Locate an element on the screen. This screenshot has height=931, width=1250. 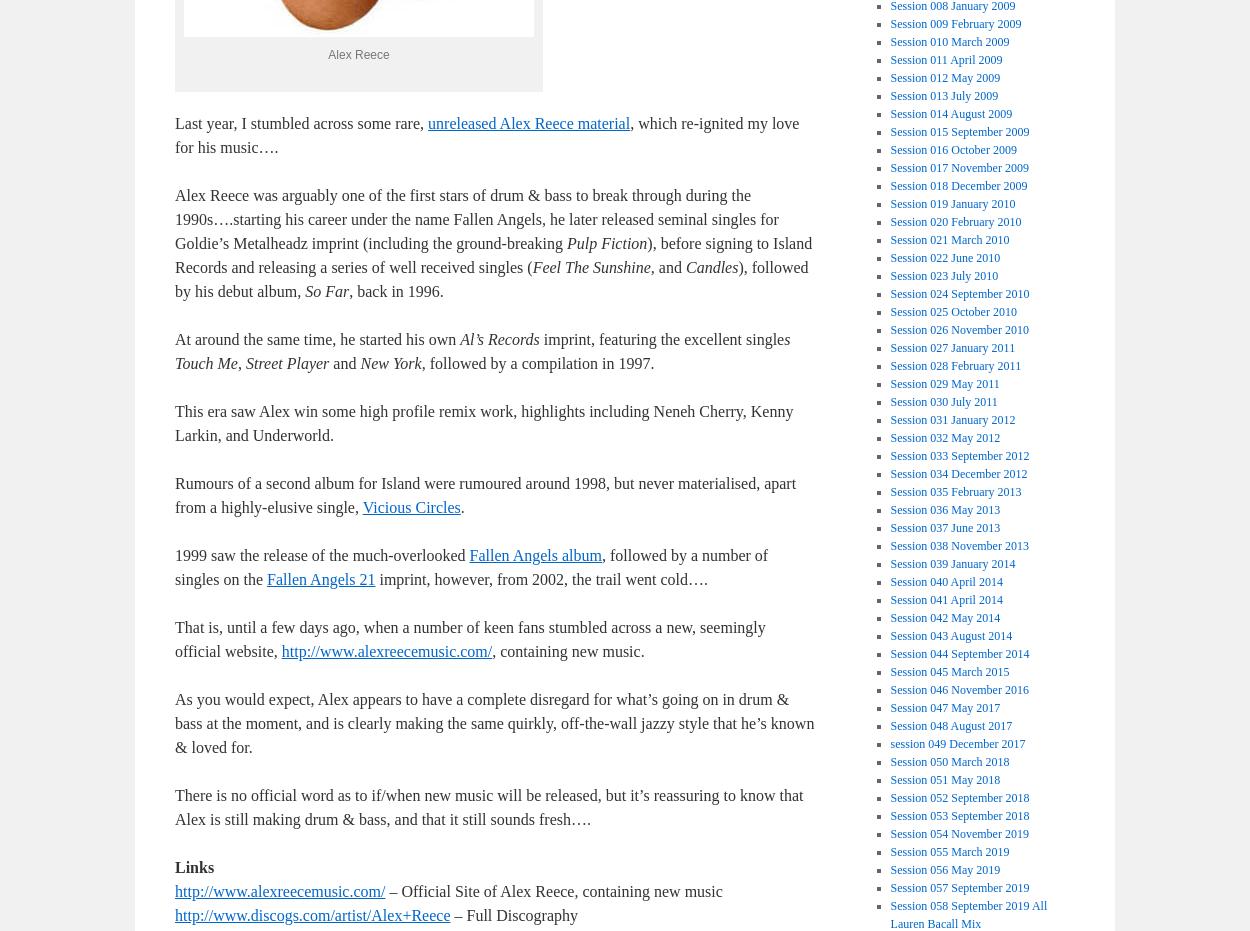
'Session 026 November 2010' is located at coordinates (958, 329).